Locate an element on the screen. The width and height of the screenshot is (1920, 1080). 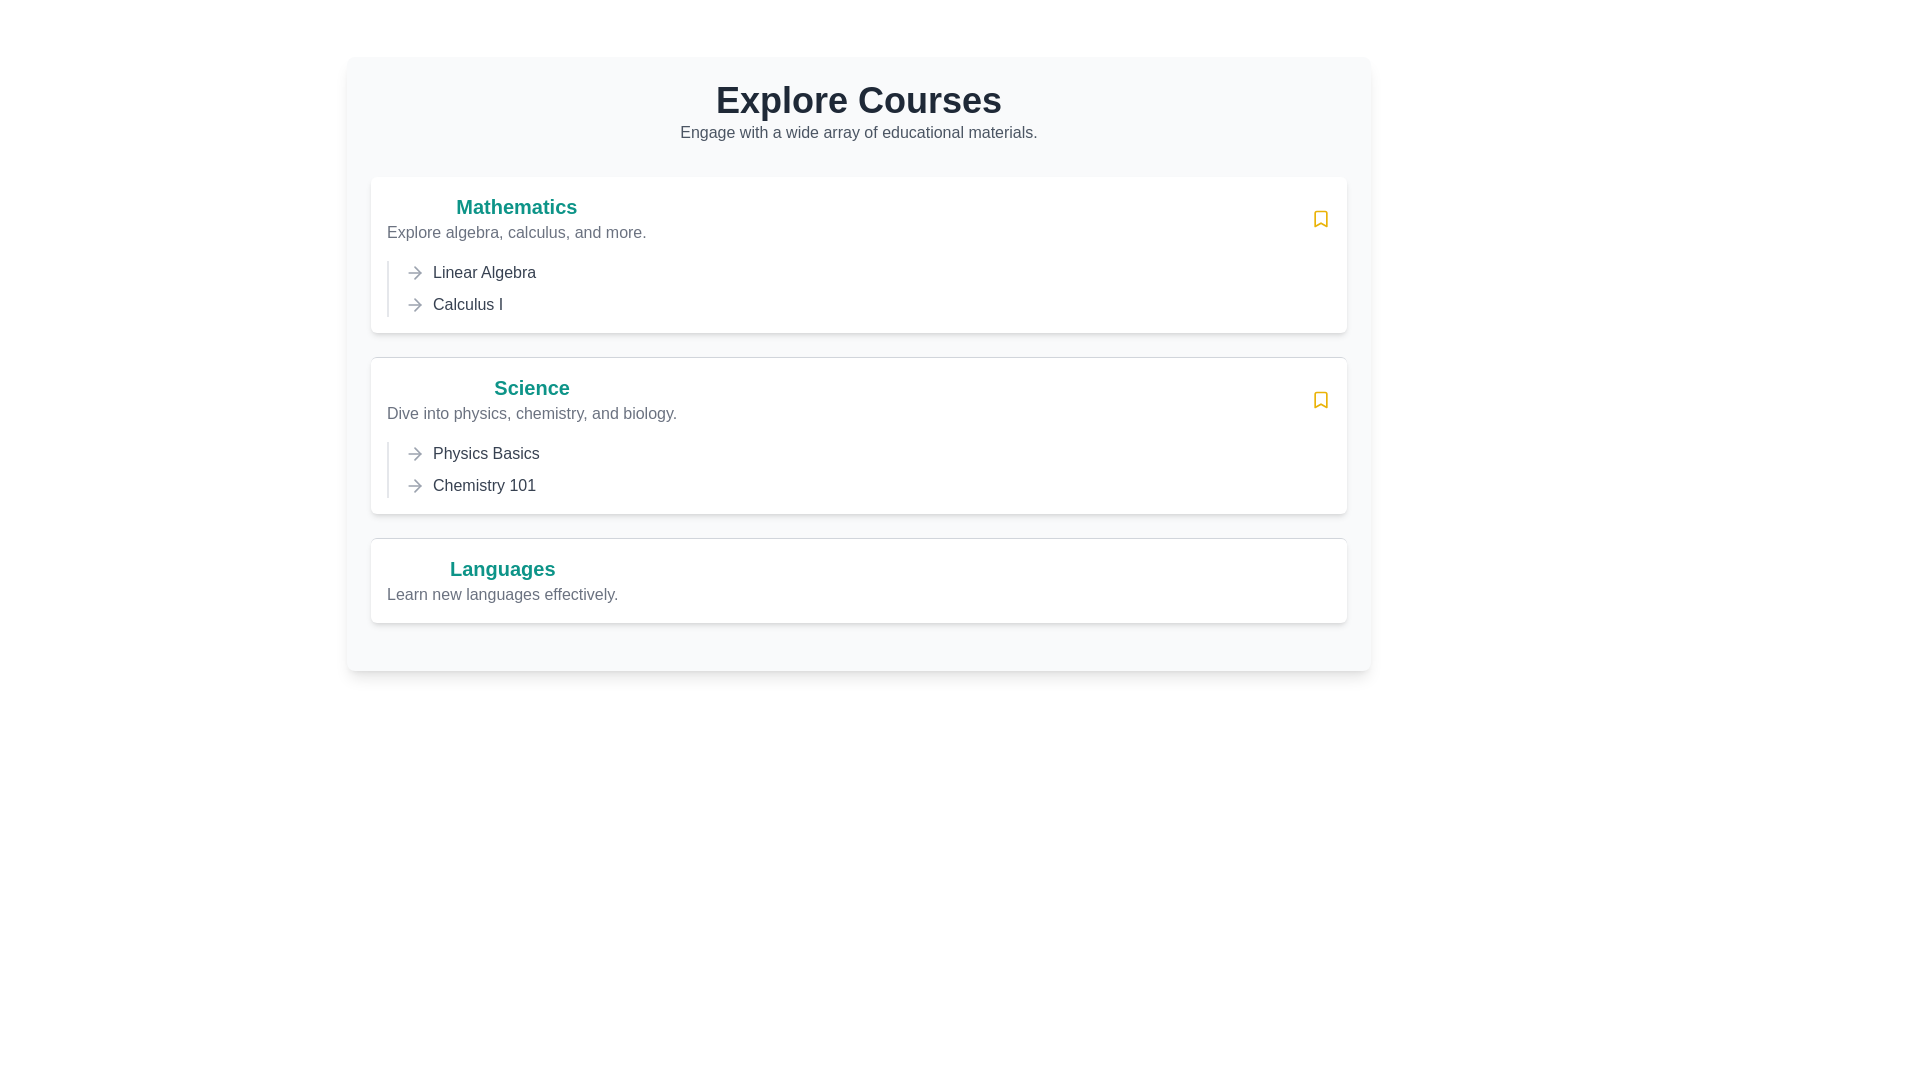
the bookmark icon with a yellow stroke located to the far right of the 'Science' section to mark it as a favorite is located at coordinates (1320, 400).